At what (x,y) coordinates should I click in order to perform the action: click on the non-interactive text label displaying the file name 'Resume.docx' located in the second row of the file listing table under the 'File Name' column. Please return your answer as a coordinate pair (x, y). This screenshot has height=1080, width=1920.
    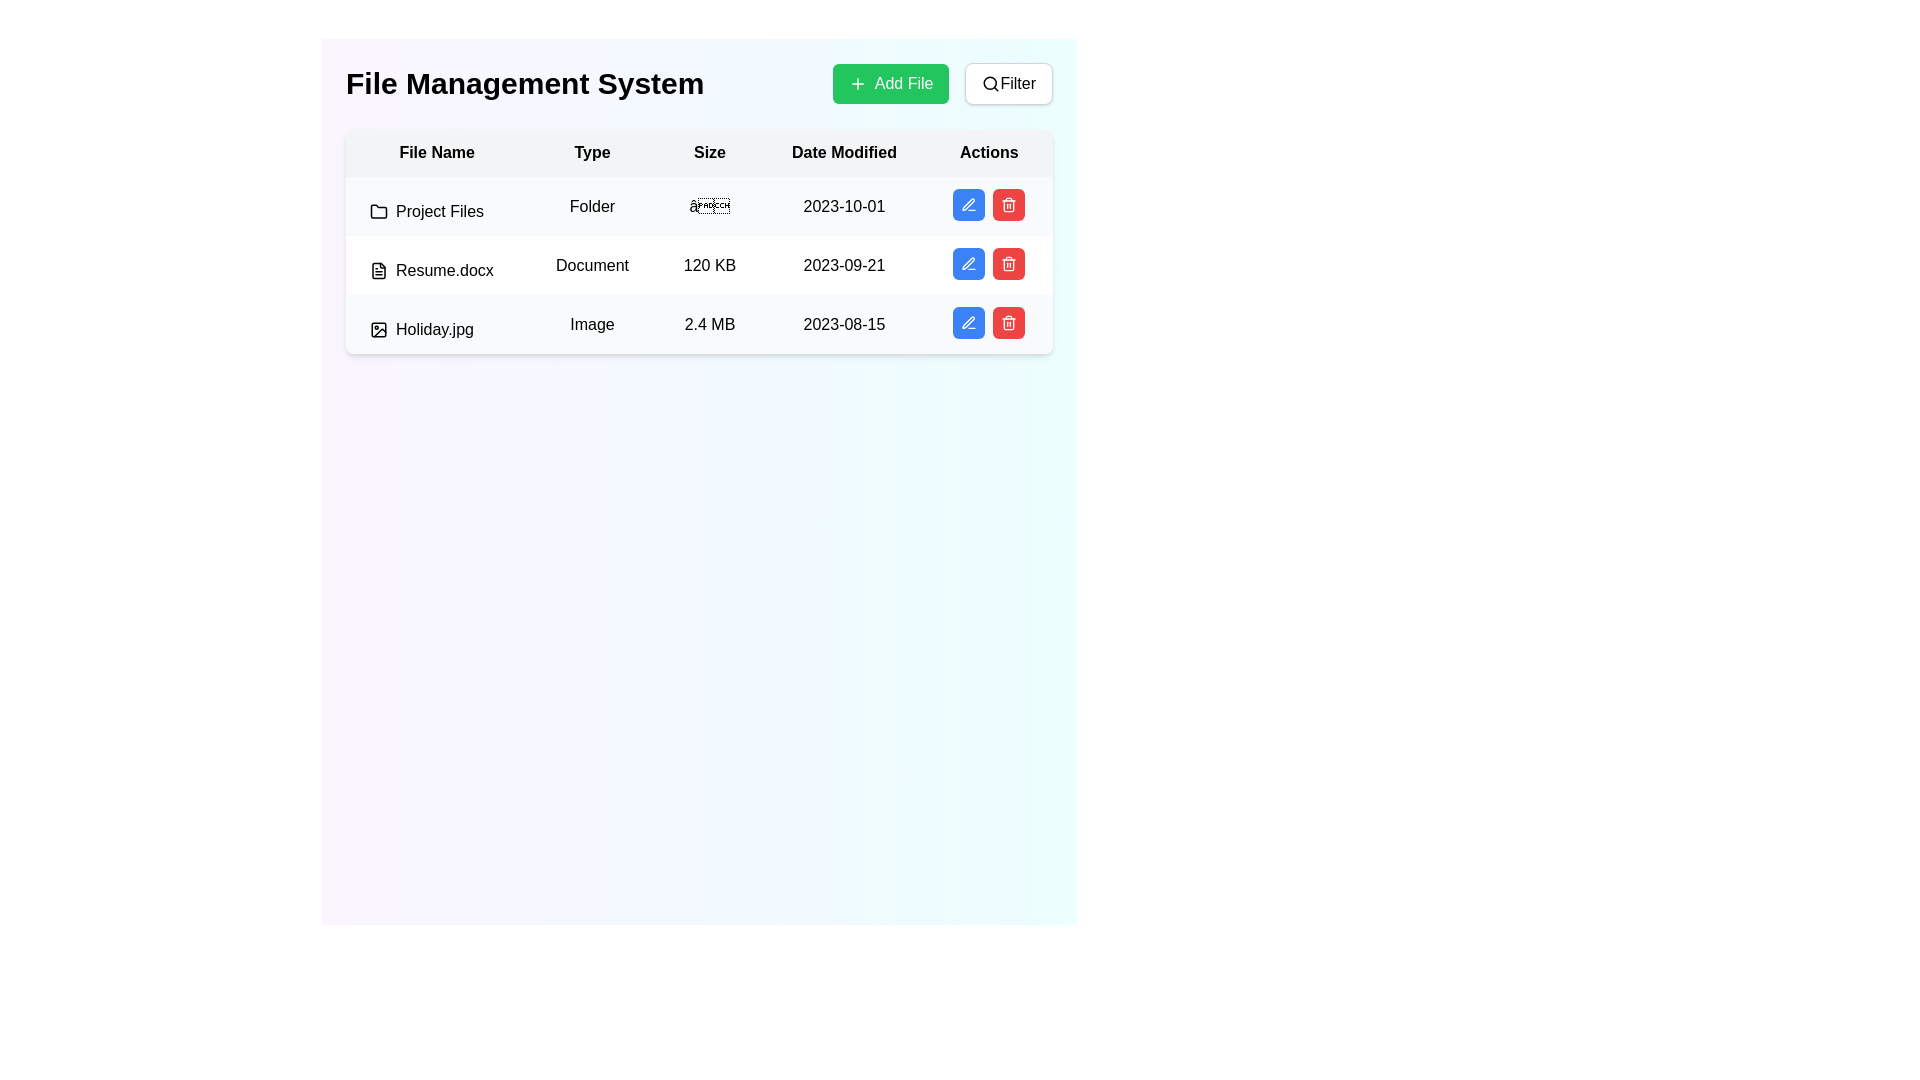
    Looking at the image, I should click on (436, 270).